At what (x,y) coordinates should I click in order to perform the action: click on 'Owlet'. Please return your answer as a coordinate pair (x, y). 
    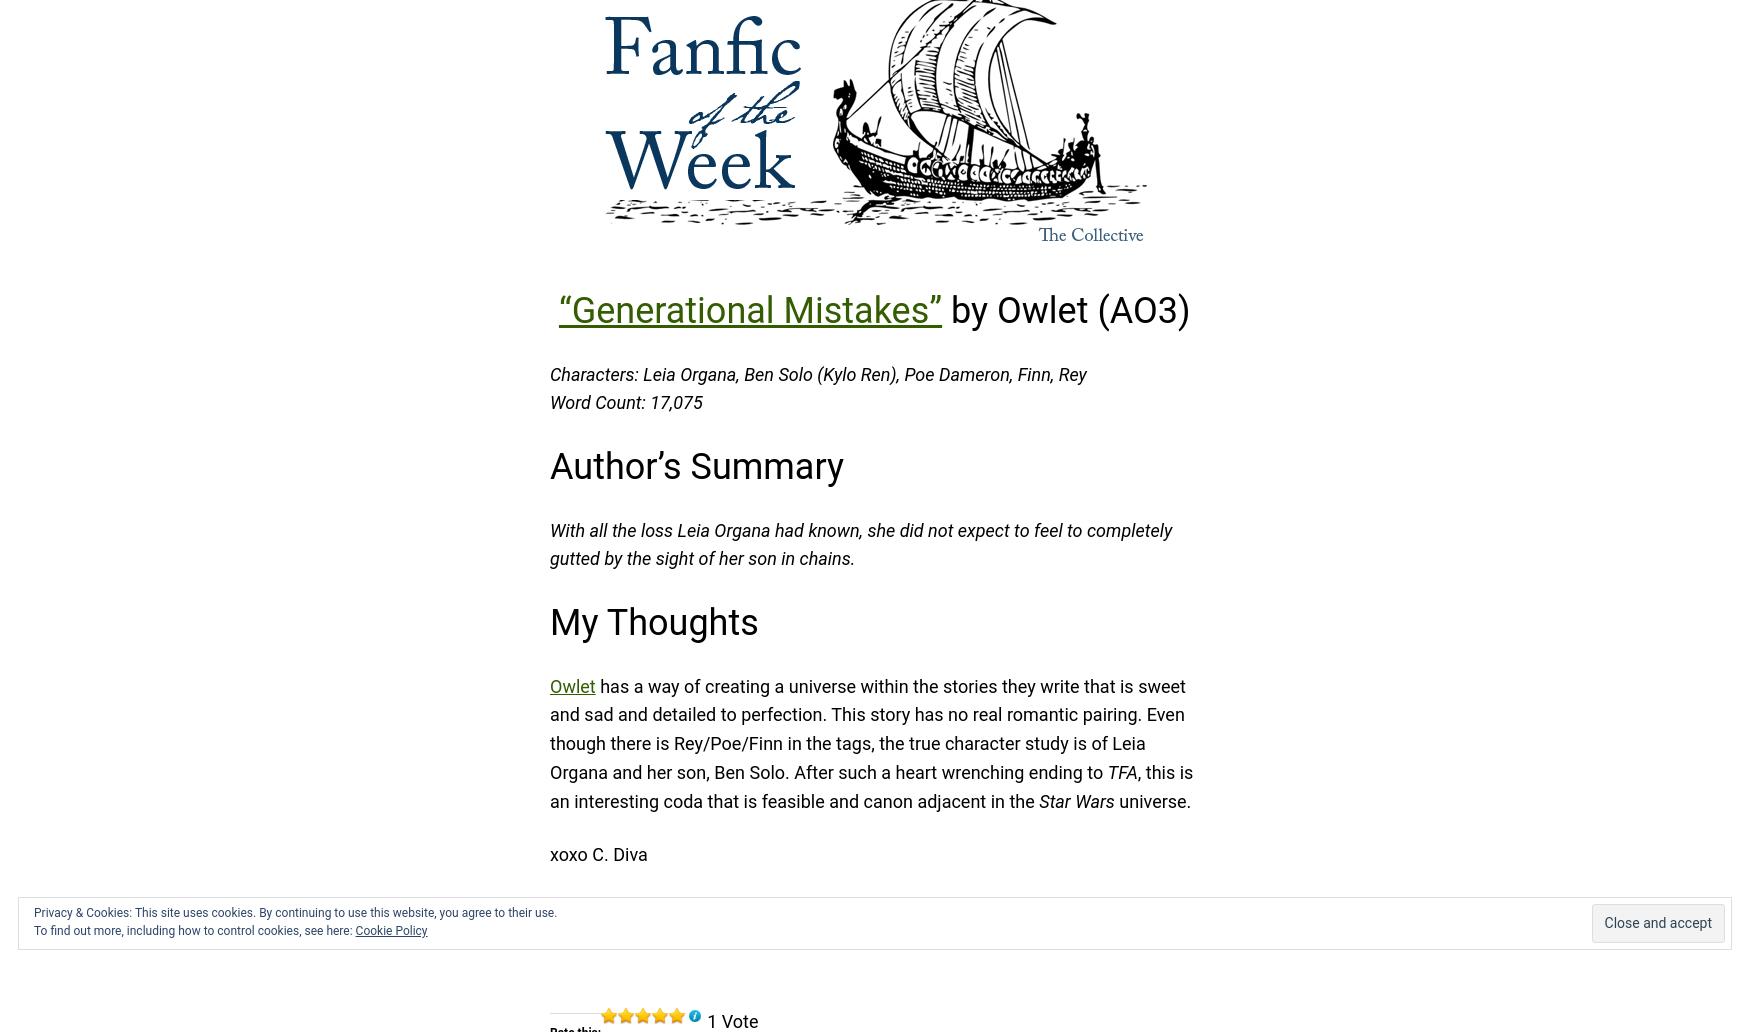
    Looking at the image, I should click on (572, 684).